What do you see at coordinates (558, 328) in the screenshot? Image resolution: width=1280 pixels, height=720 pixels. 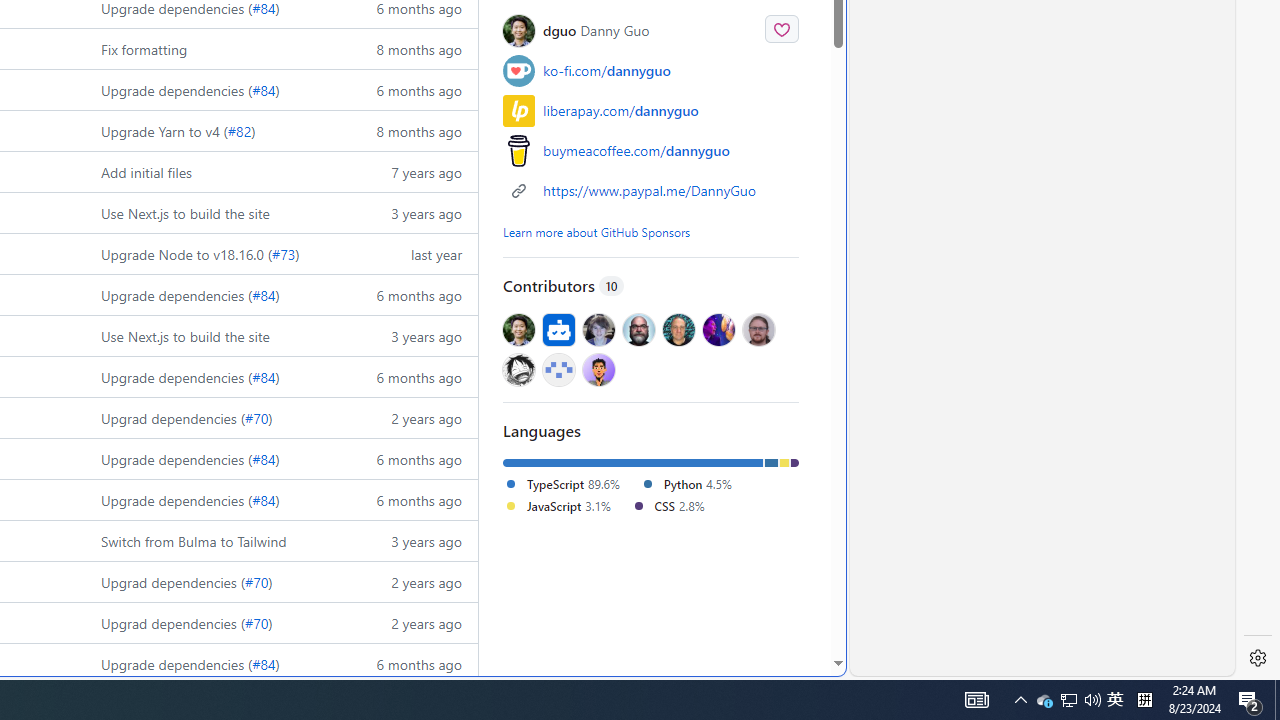 I see `'@dependabot[bot]'` at bounding box center [558, 328].